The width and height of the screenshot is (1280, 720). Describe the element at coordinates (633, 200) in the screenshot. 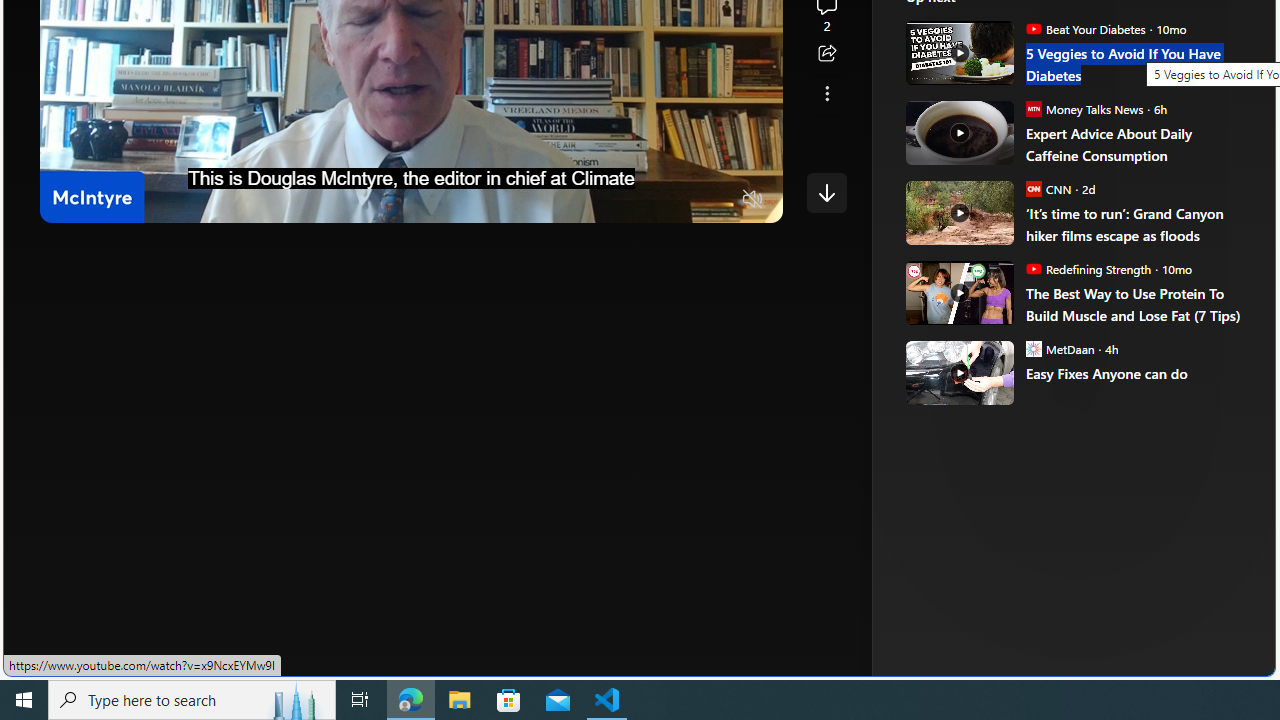

I see `'Quality Settings'` at that location.